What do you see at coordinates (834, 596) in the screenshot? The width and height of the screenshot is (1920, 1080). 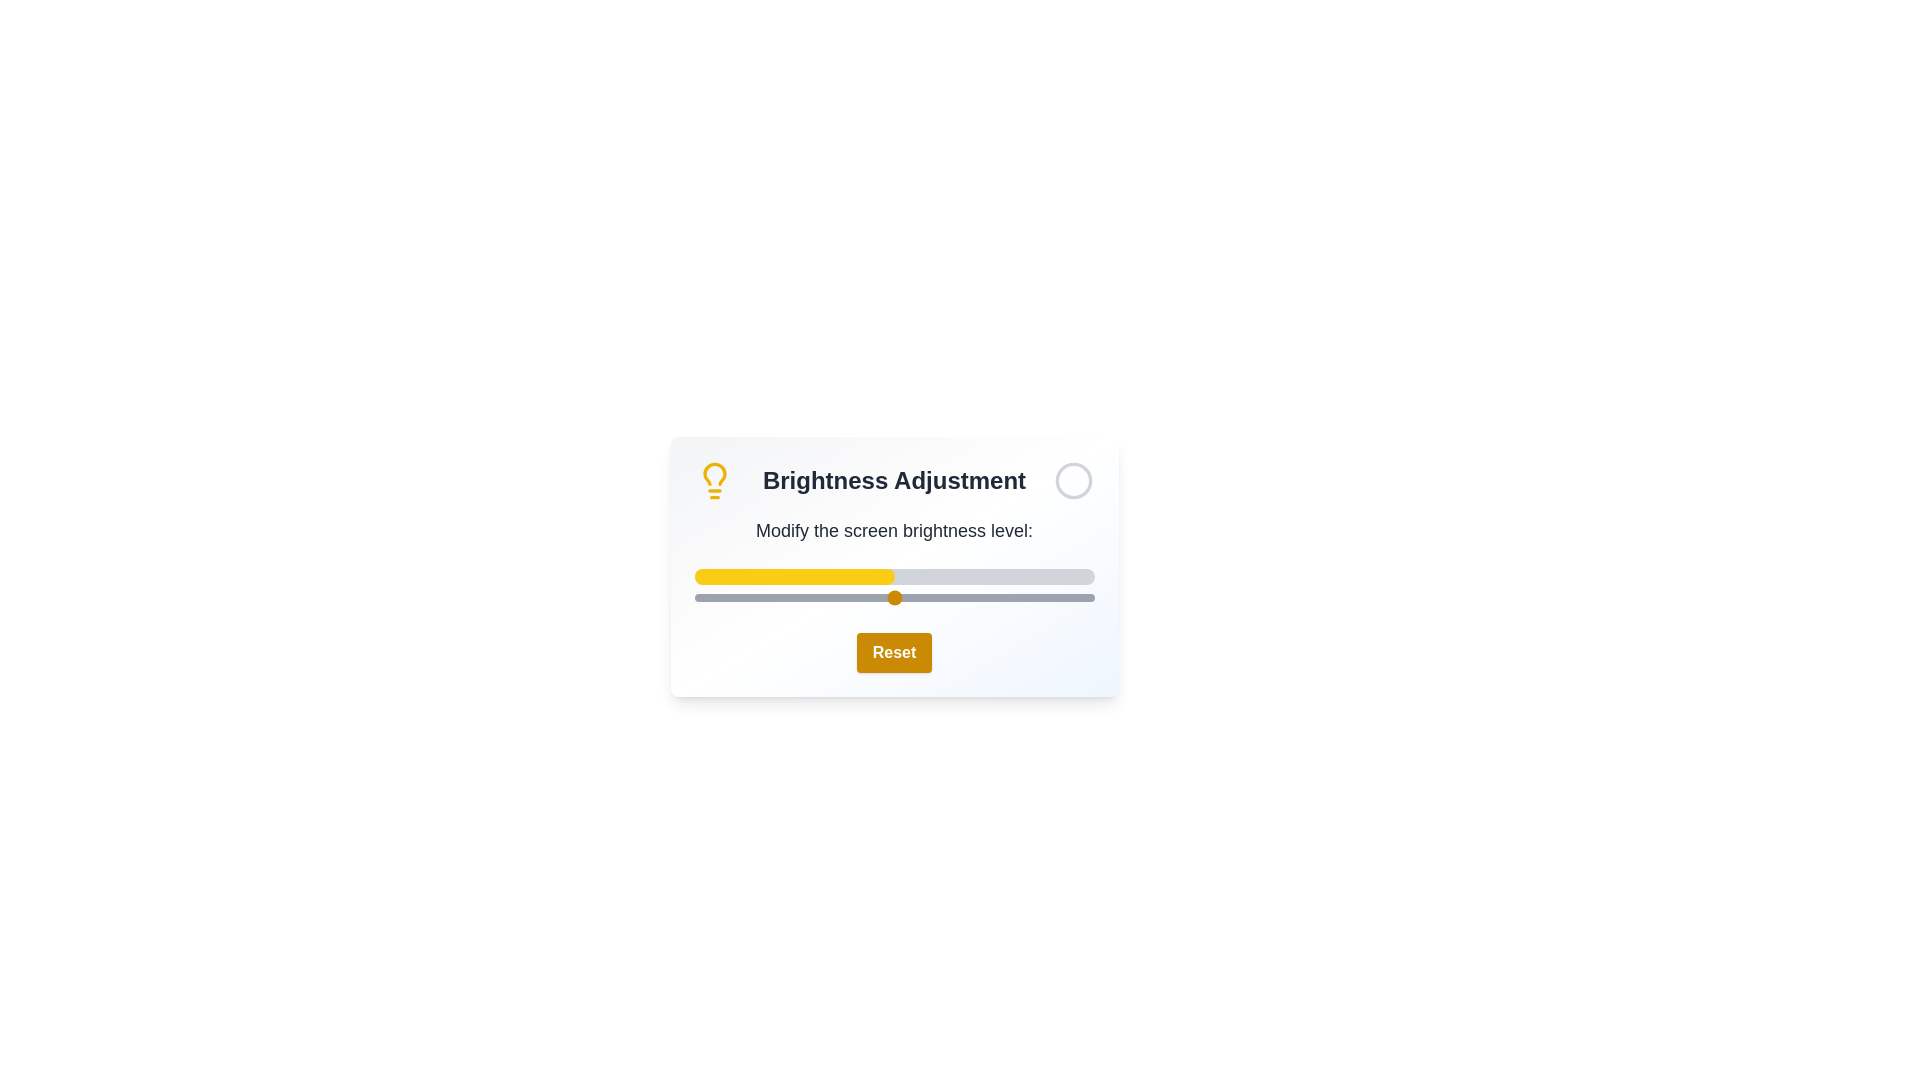 I see `the brightness slider to 35%` at bounding box center [834, 596].